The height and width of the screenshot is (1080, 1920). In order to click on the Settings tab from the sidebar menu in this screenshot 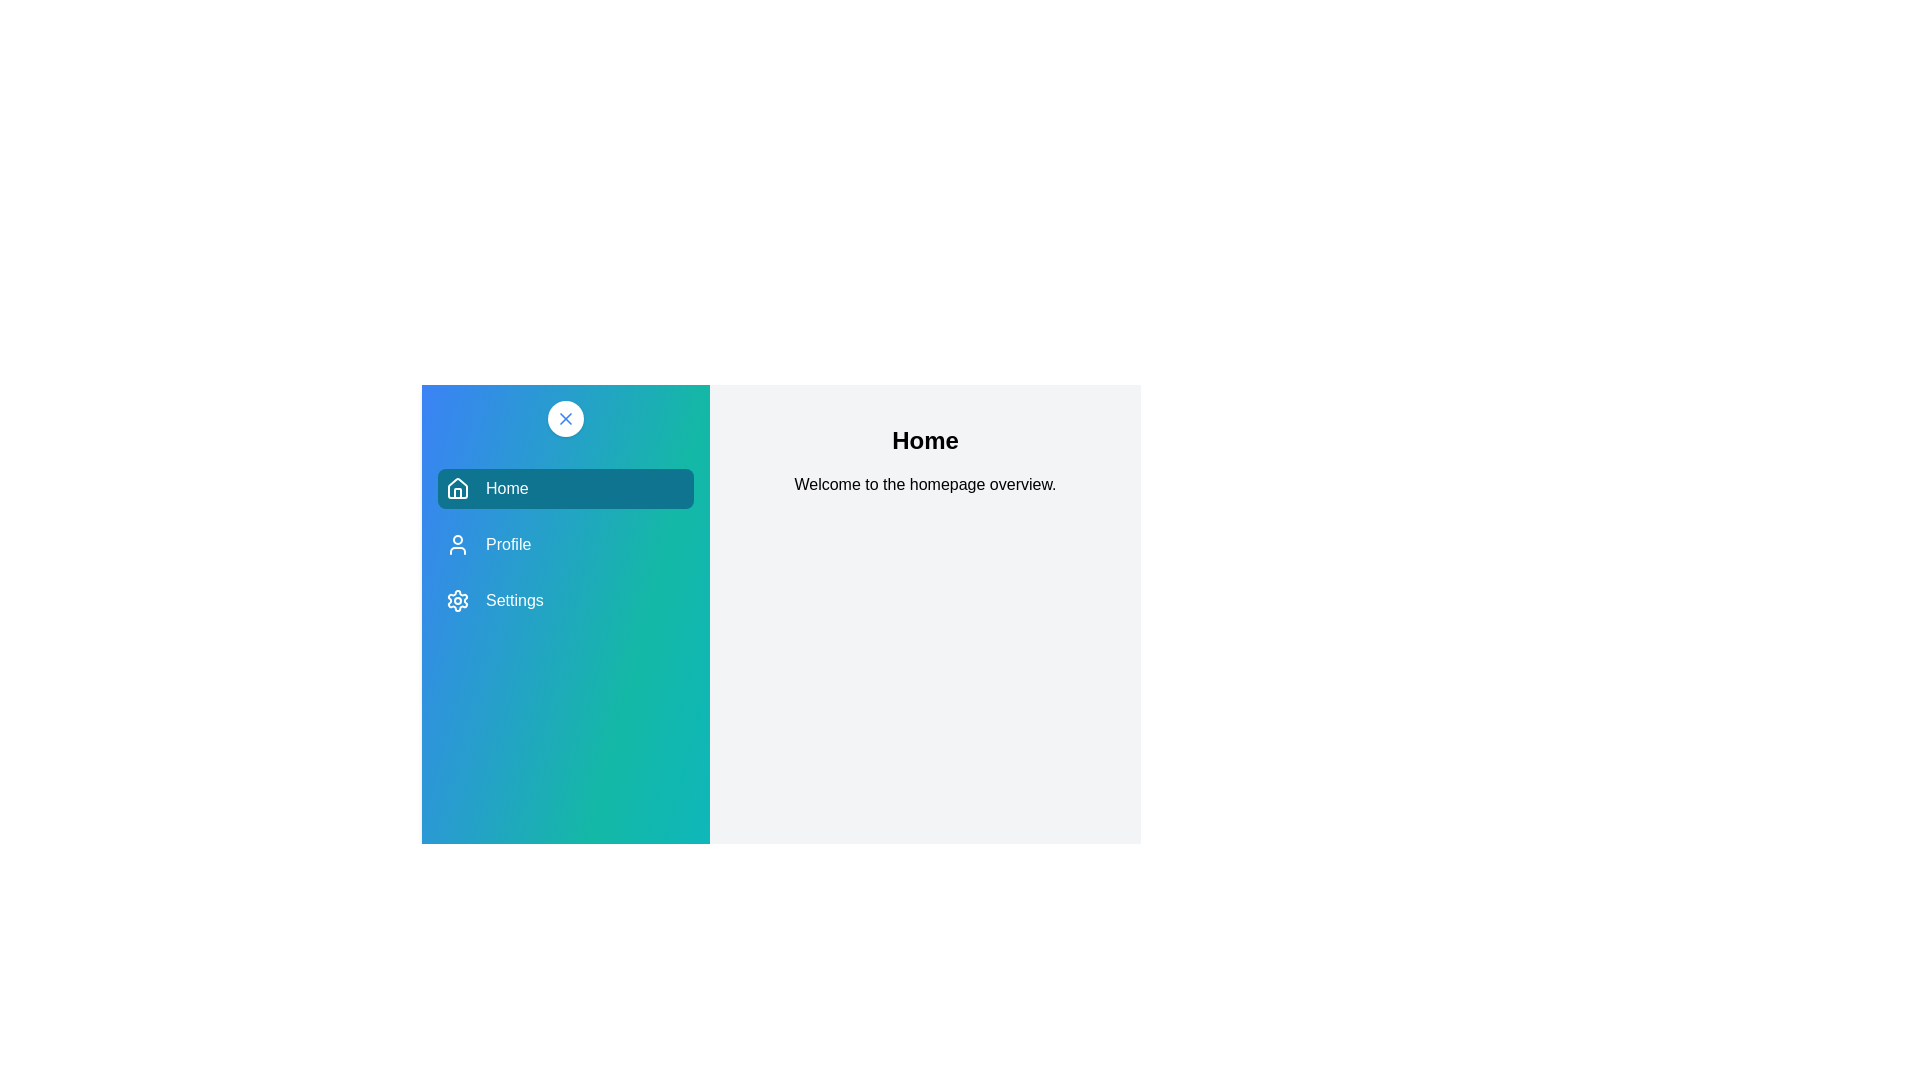, I will do `click(565, 600)`.